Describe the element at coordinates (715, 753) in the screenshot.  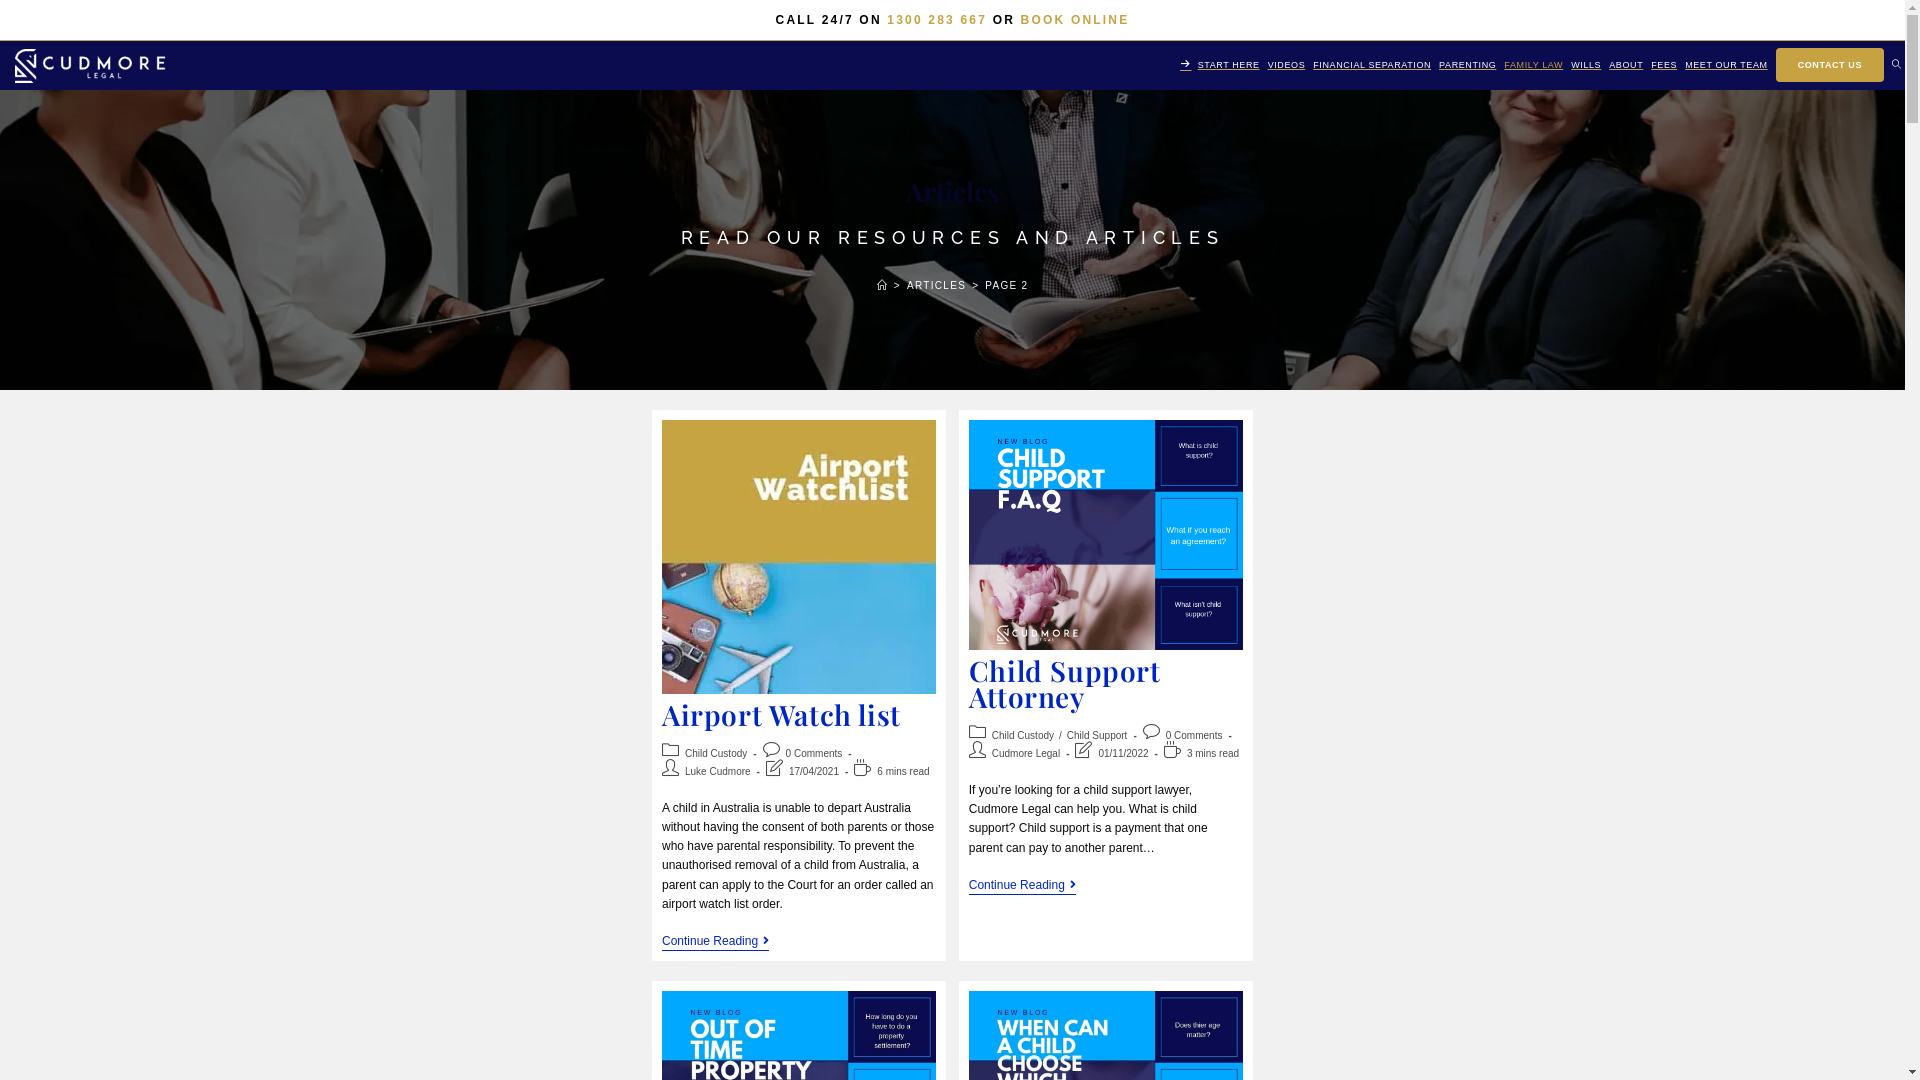
I see `'Child Custody'` at that location.